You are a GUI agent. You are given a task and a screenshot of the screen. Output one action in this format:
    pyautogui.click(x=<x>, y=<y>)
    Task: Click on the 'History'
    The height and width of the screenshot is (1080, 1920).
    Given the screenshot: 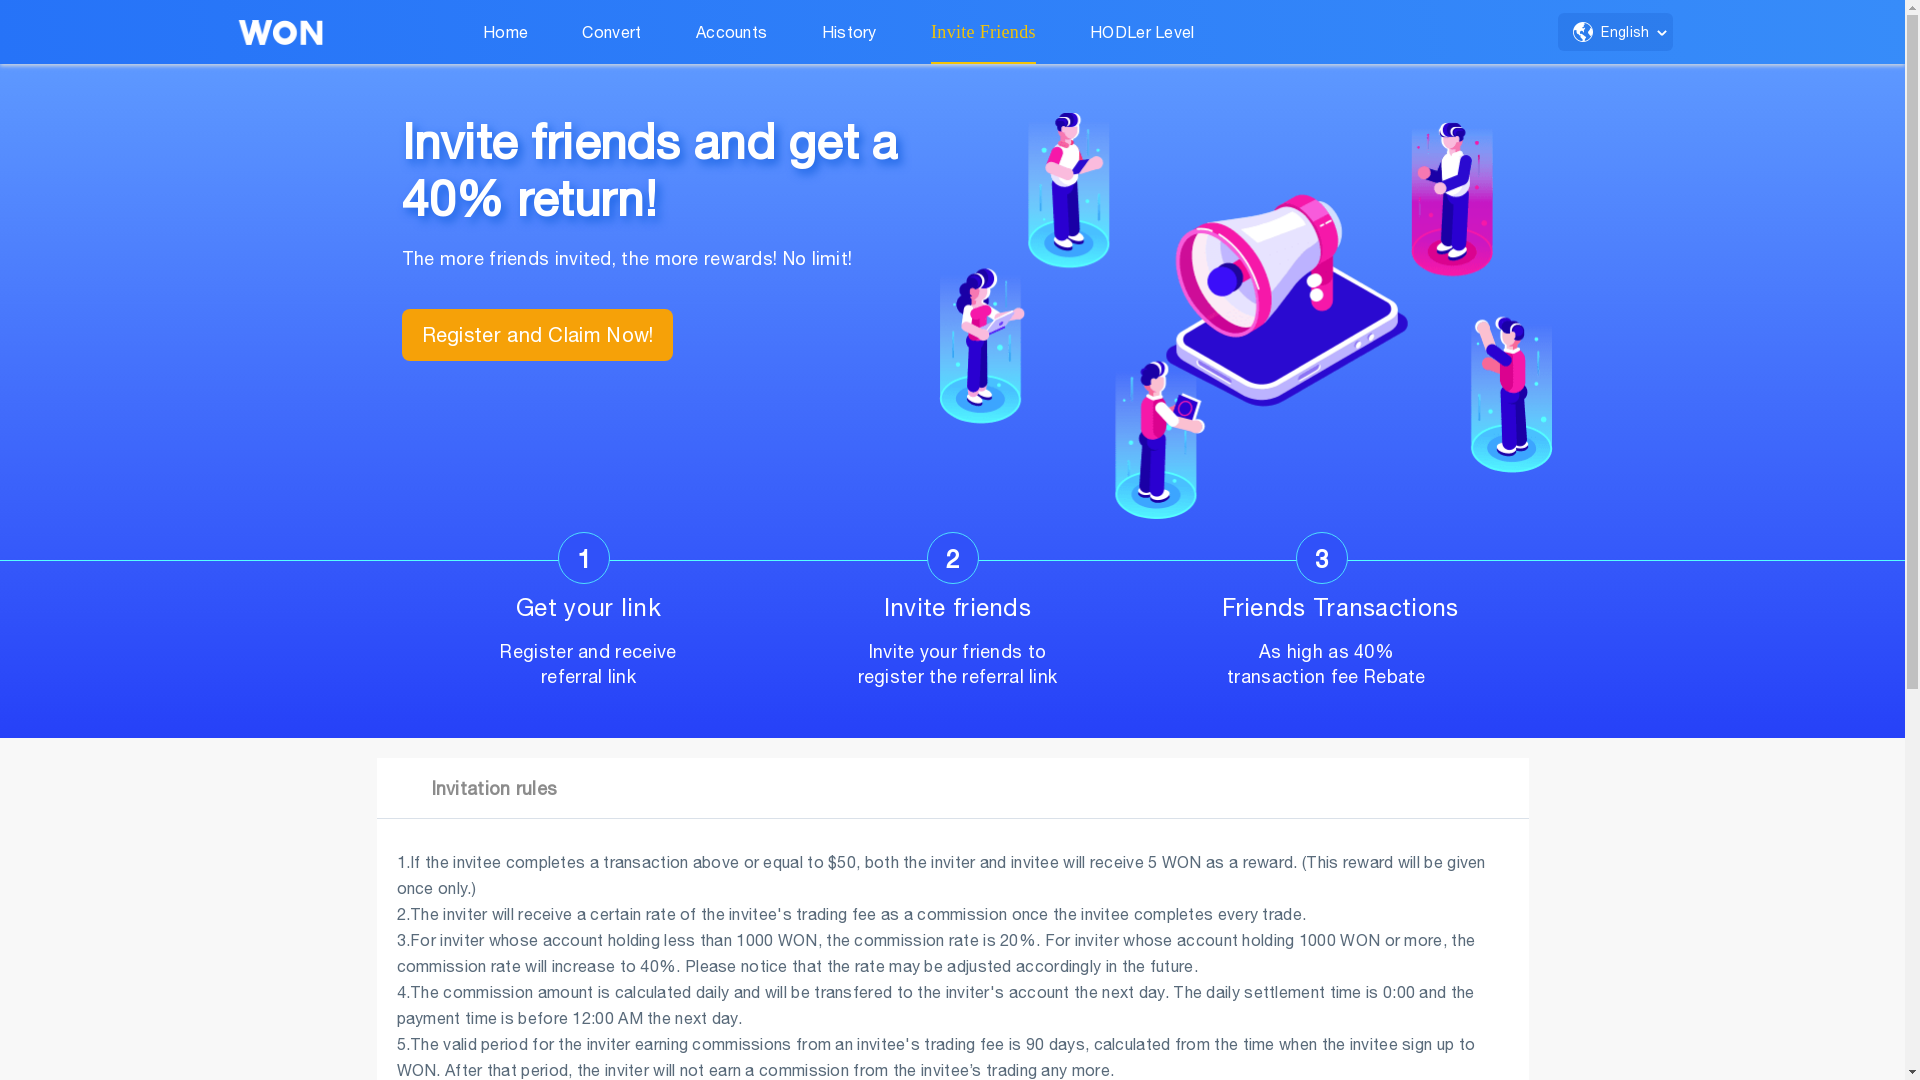 What is the action you would take?
    pyautogui.click(x=849, y=31)
    